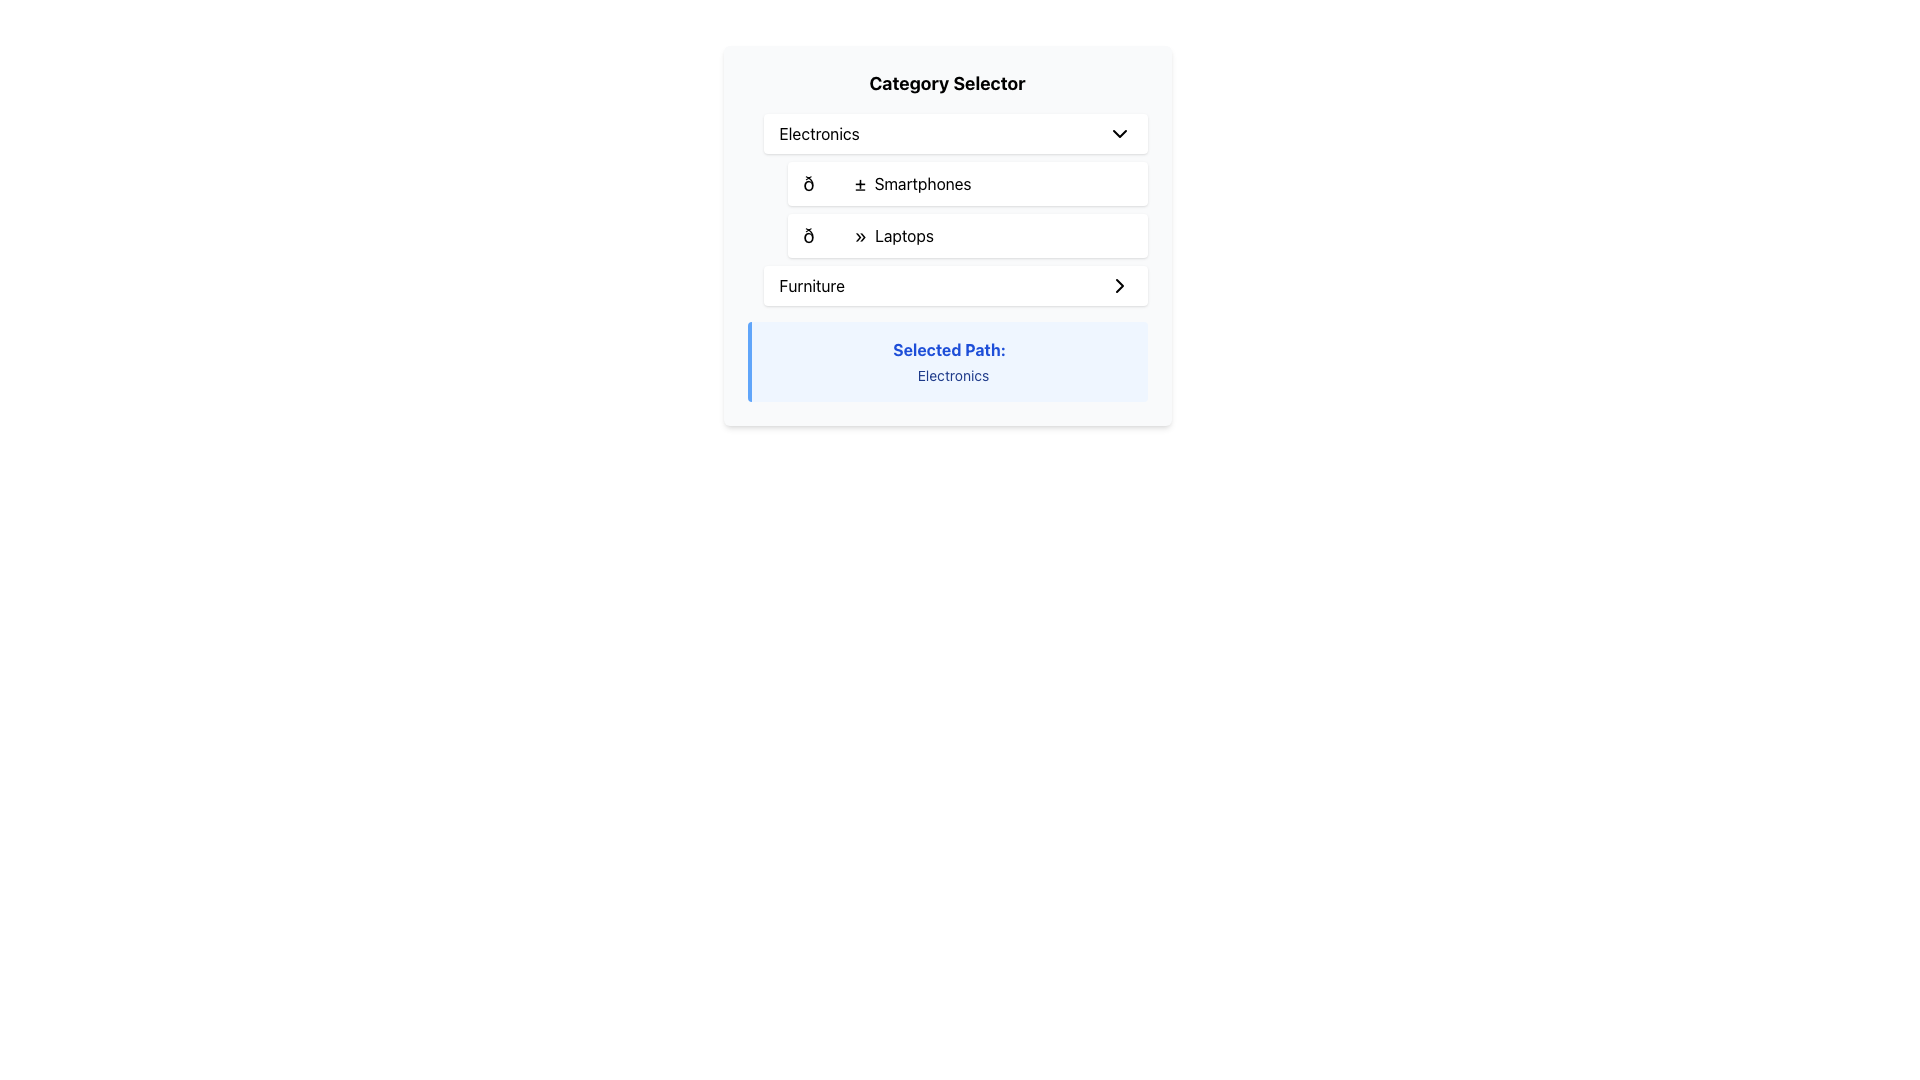 The height and width of the screenshot is (1080, 1920). What do you see at coordinates (812, 285) in the screenshot?
I see `the clickable label for the 'Furniture' category located in the middle section of the list, to the left of the navigation arrow icon` at bounding box center [812, 285].